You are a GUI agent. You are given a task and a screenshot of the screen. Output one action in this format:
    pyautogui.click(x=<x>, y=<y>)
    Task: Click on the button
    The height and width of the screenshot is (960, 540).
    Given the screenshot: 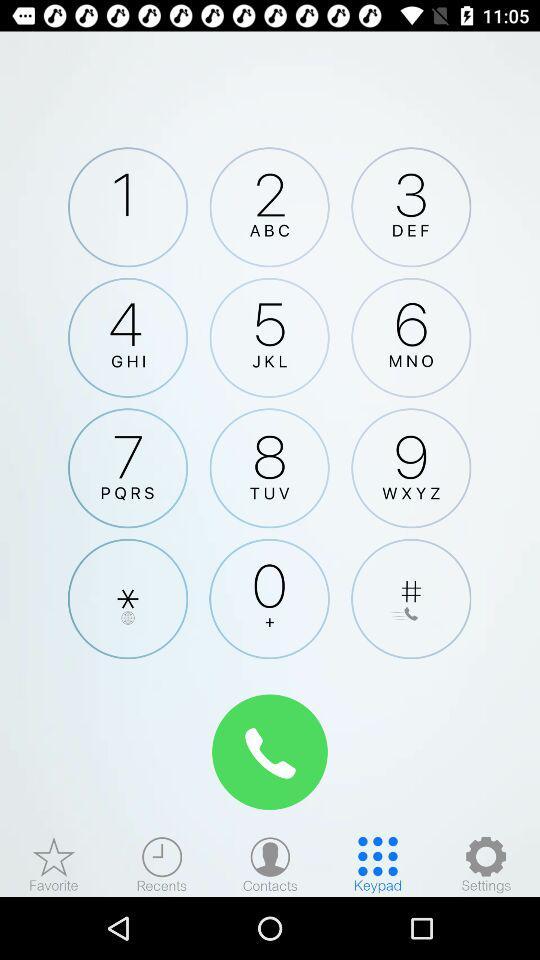 What is the action you would take?
    pyautogui.click(x=128, y=599)
    